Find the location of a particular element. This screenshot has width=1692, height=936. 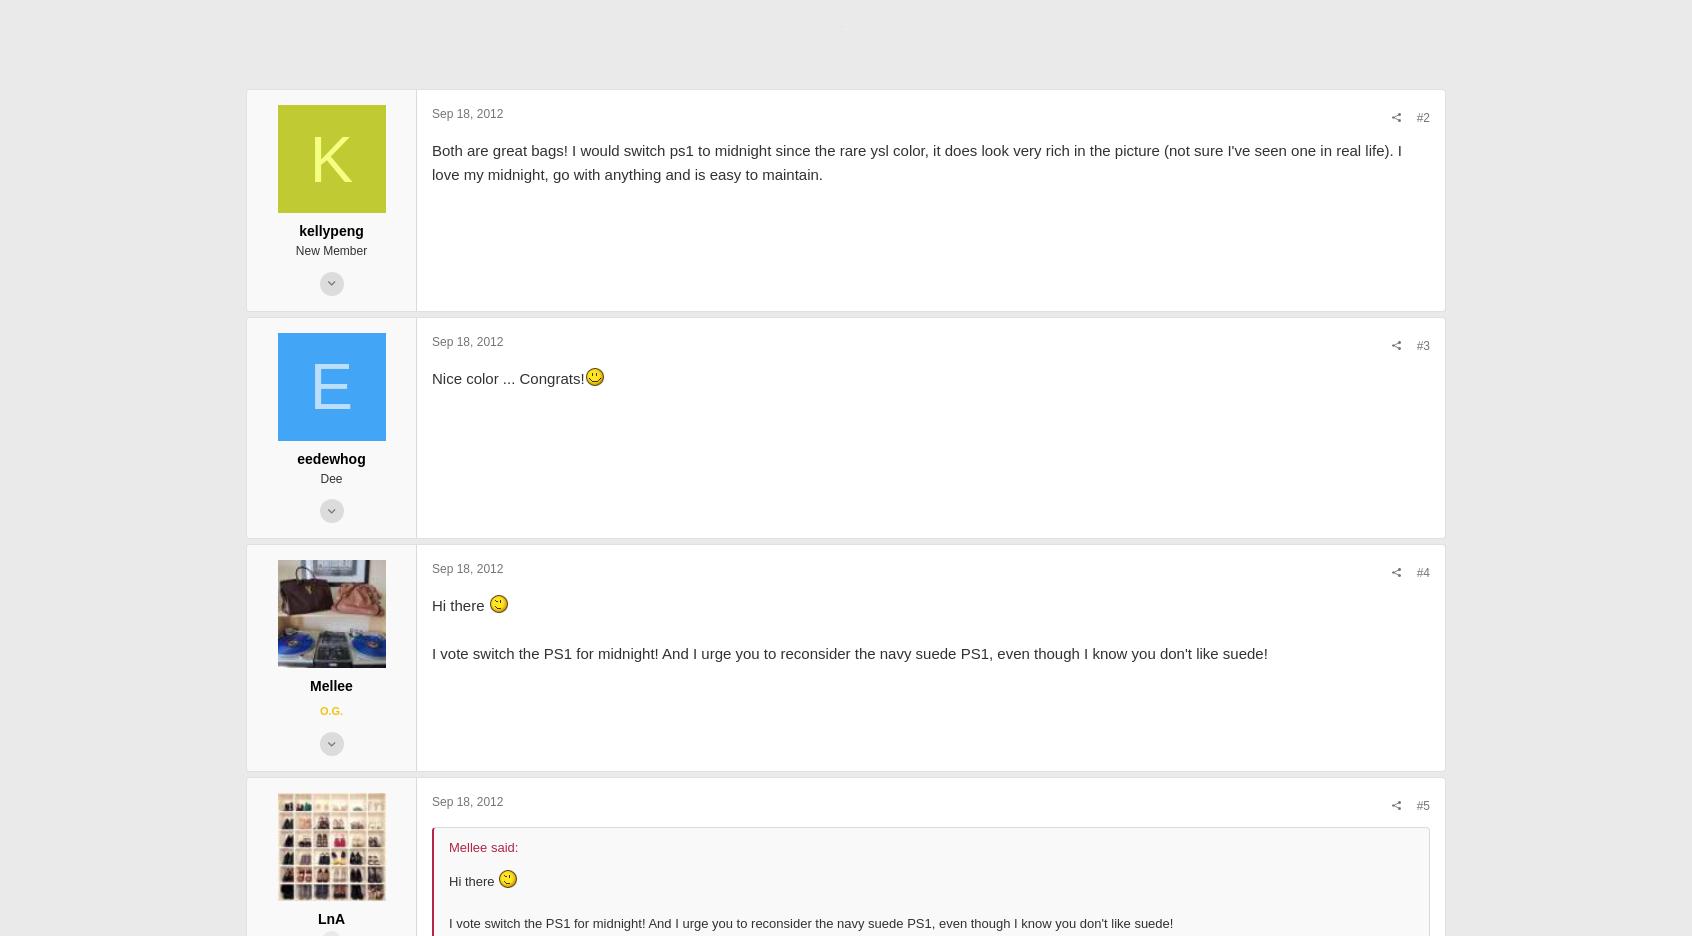

'YSL Chyc Mini Dove Beige.jpeg' is located at coordinates (683, 7).